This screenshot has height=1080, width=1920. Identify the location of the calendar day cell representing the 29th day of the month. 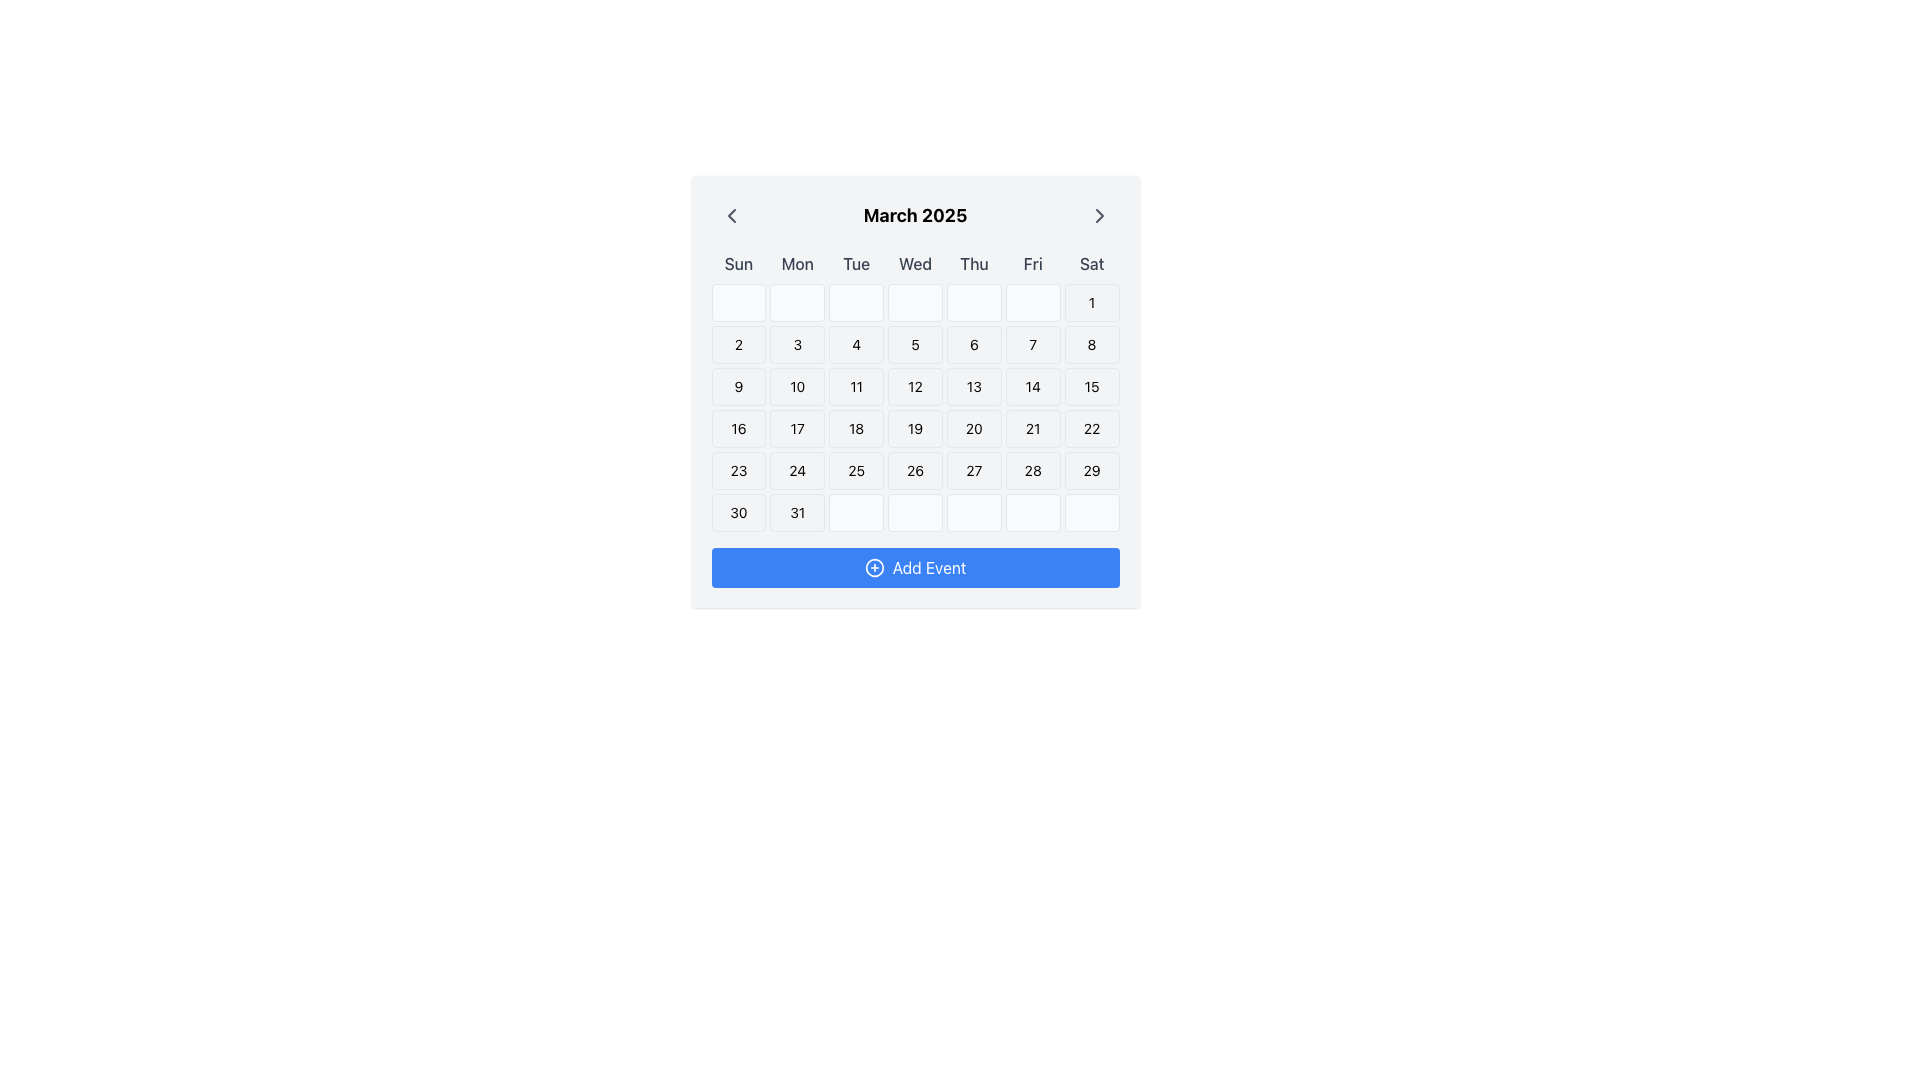
(1091, 470).